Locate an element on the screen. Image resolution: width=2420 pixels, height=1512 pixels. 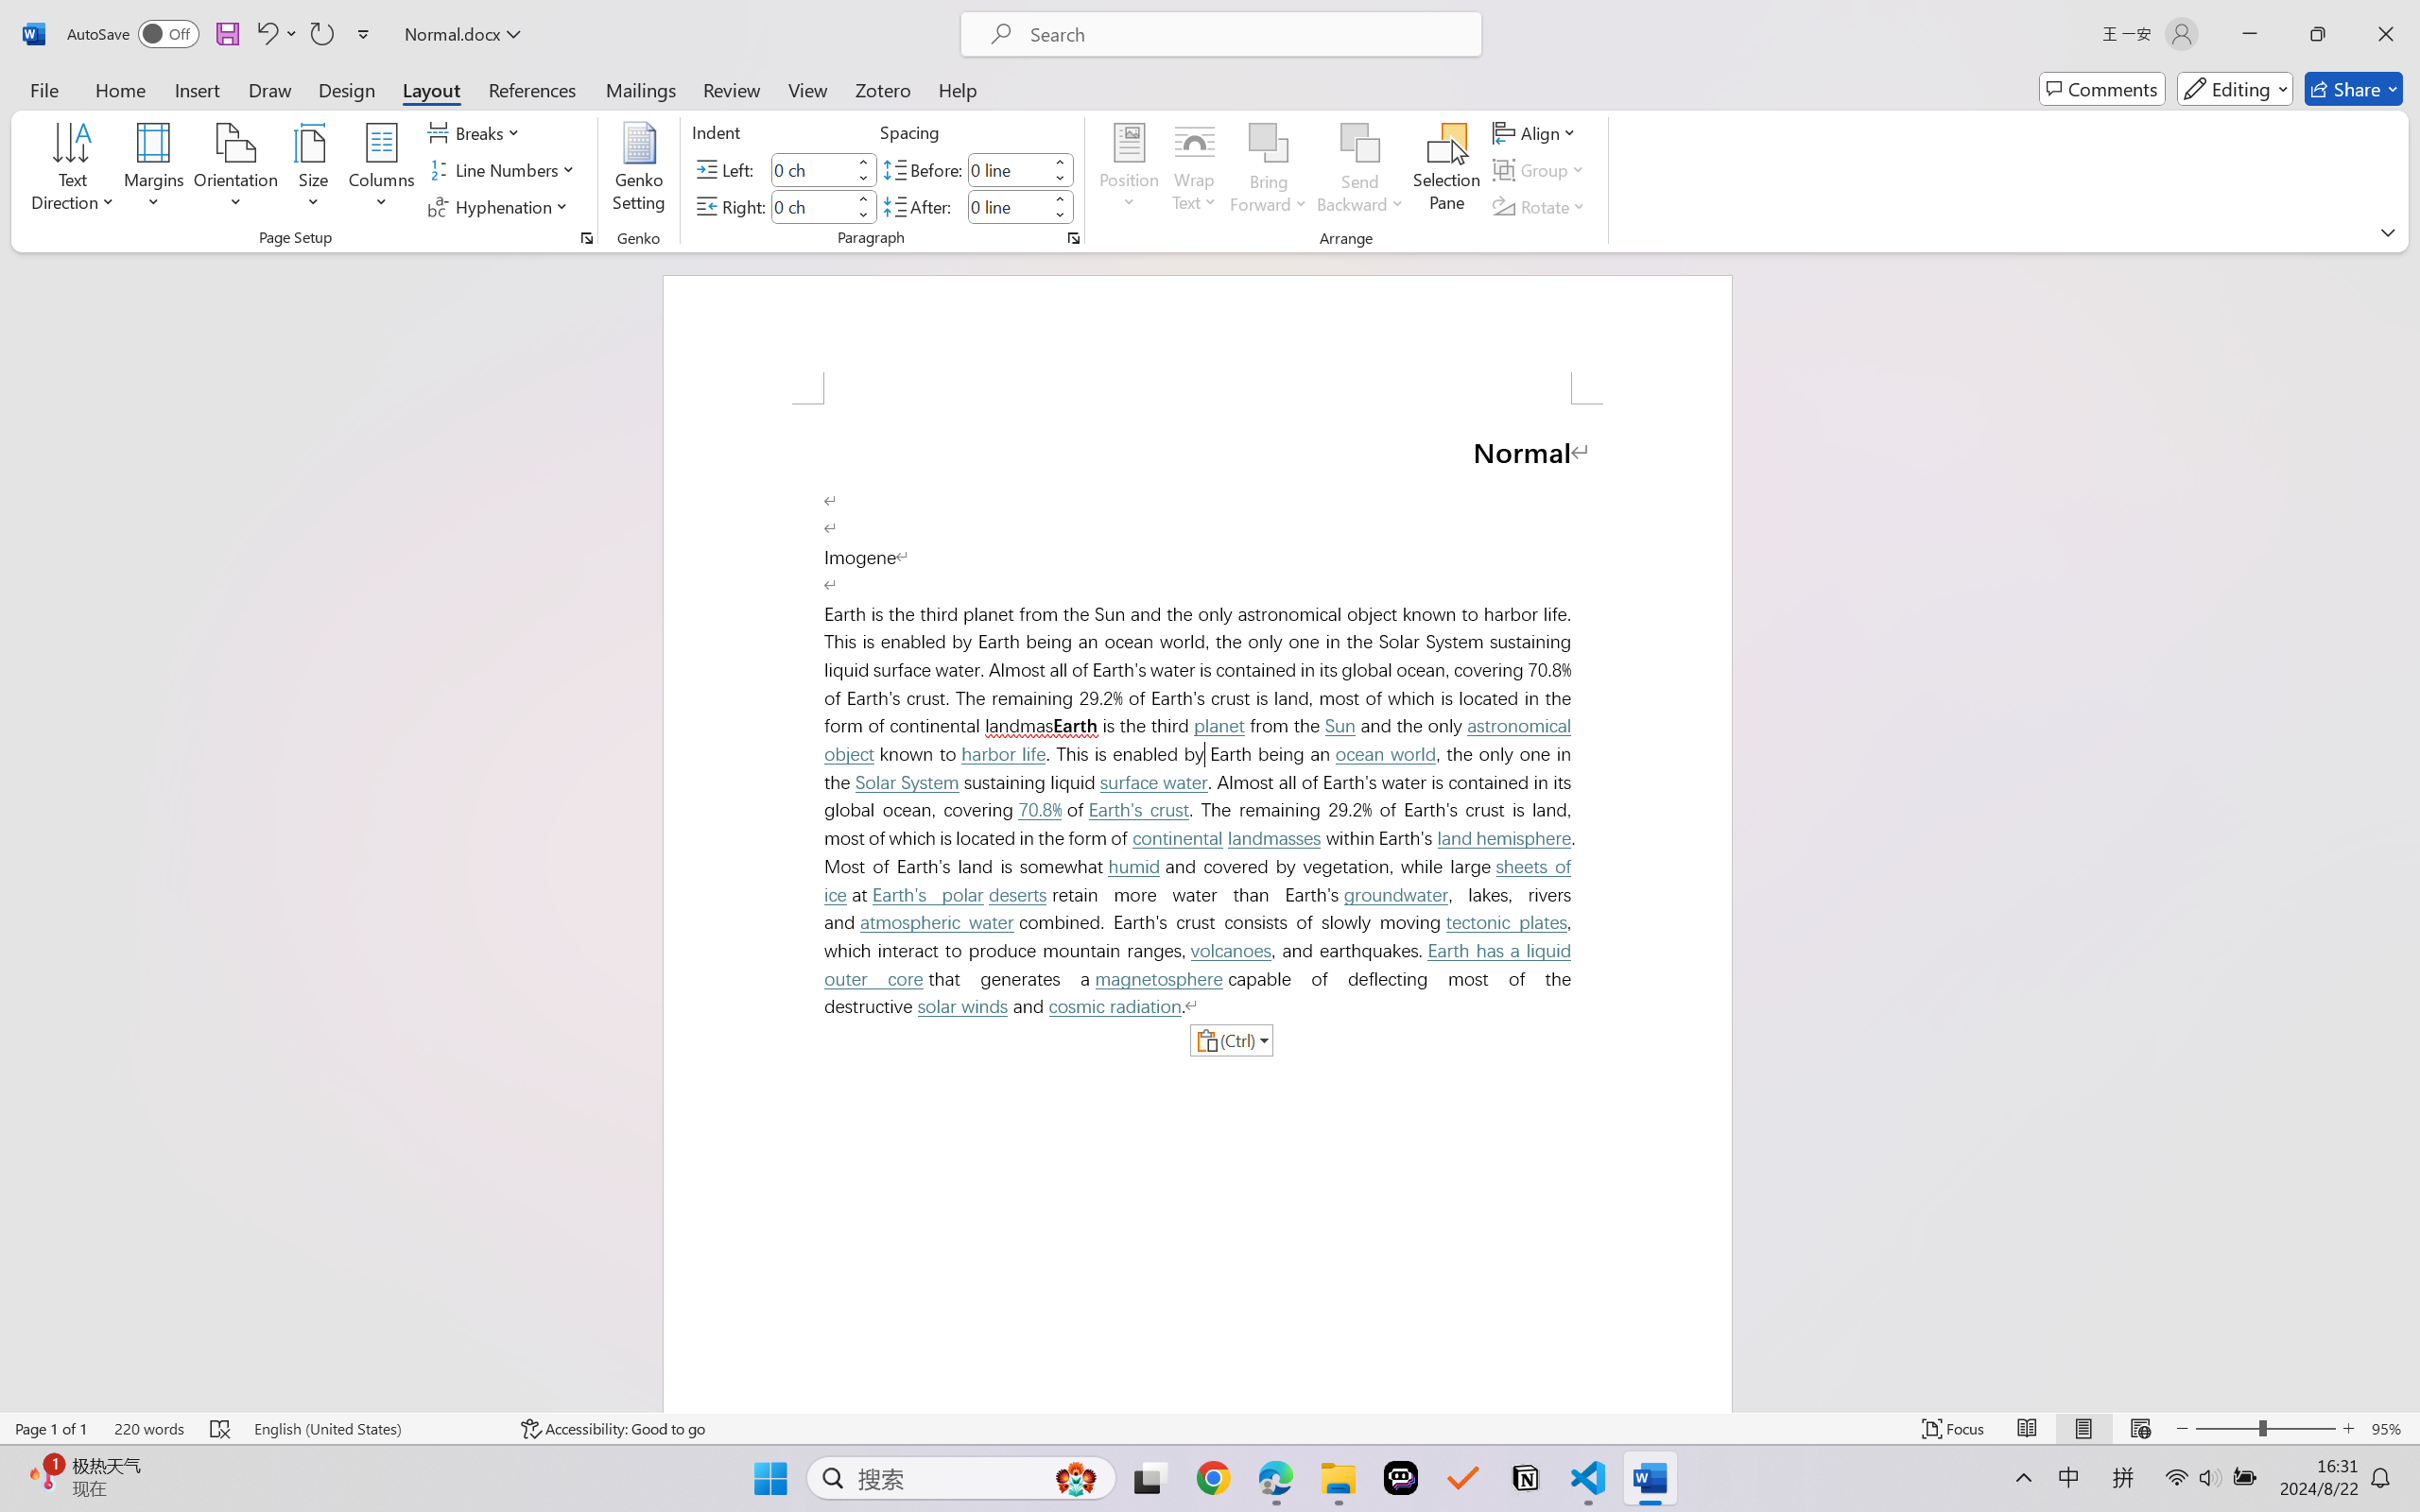
'Line Numbers' is located at coordinates (503, 170).